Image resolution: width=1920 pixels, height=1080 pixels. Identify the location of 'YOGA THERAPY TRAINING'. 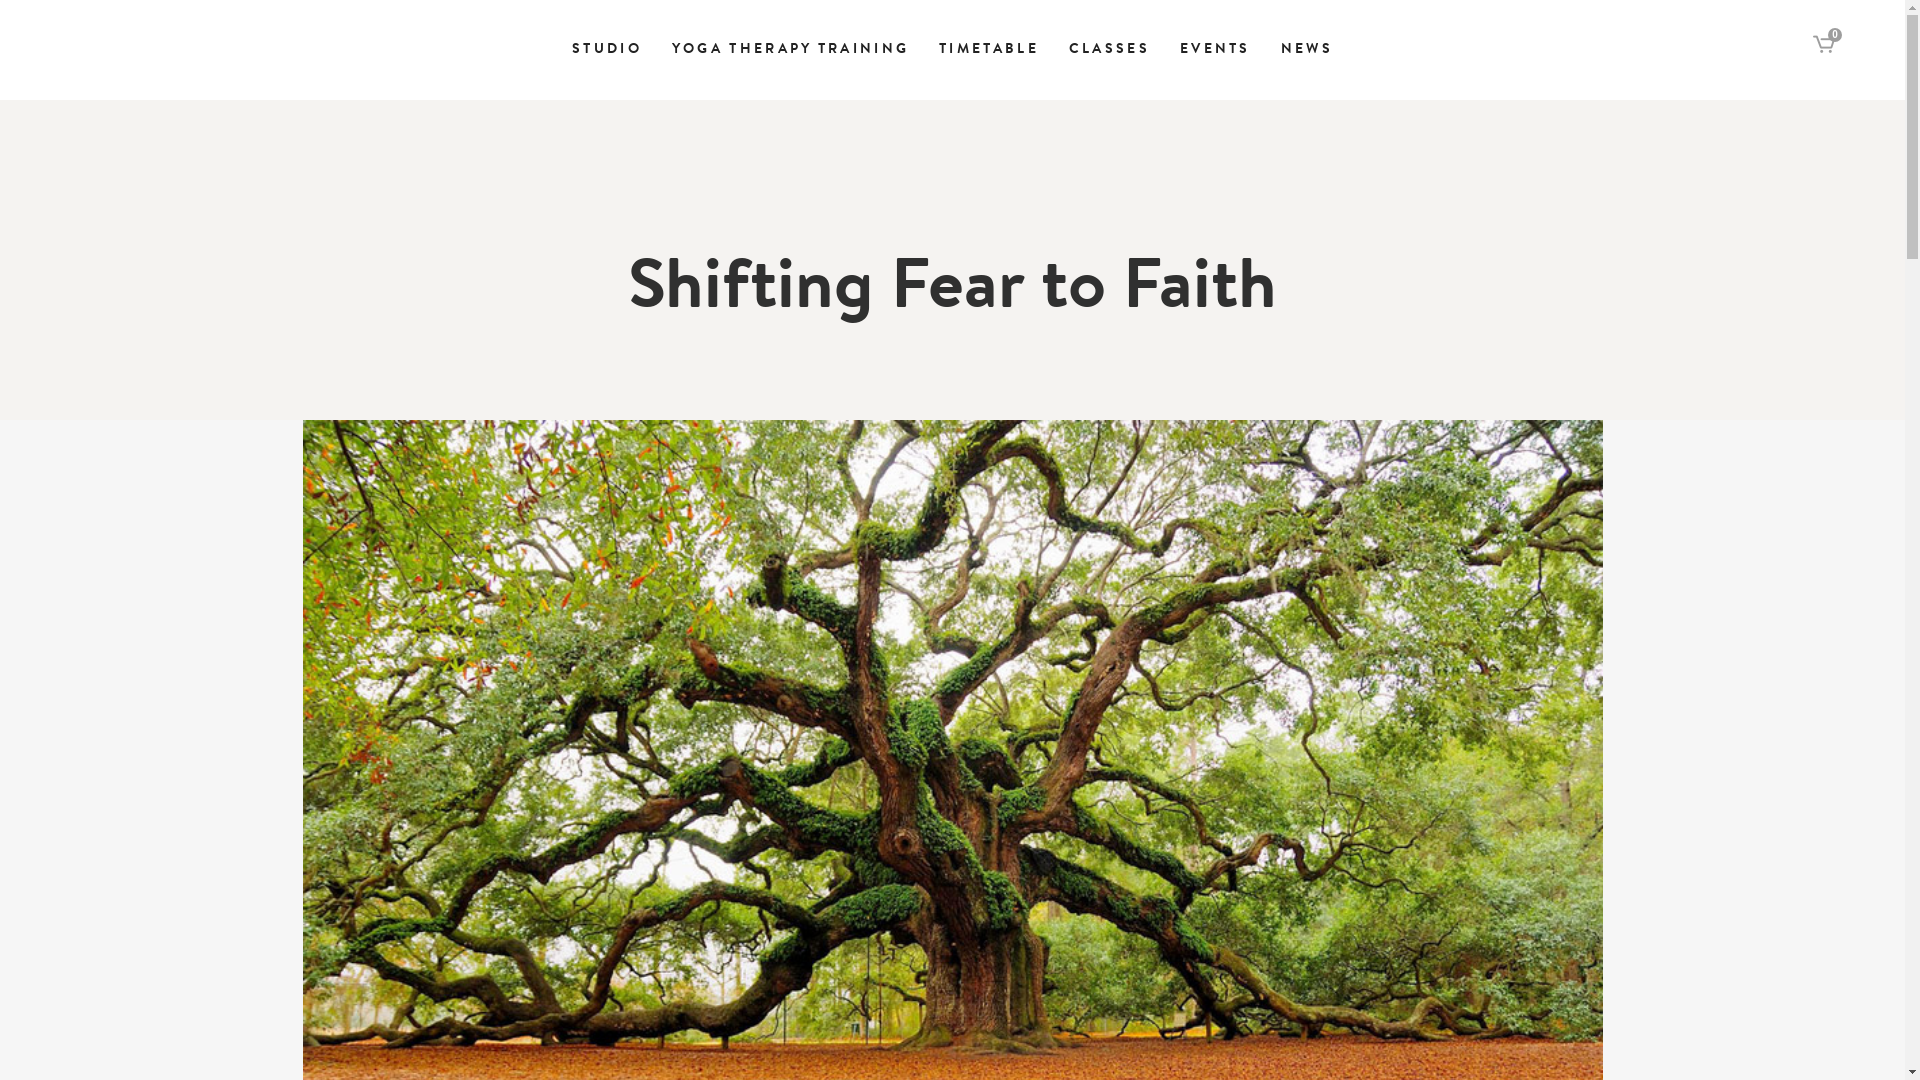
(657, 49).